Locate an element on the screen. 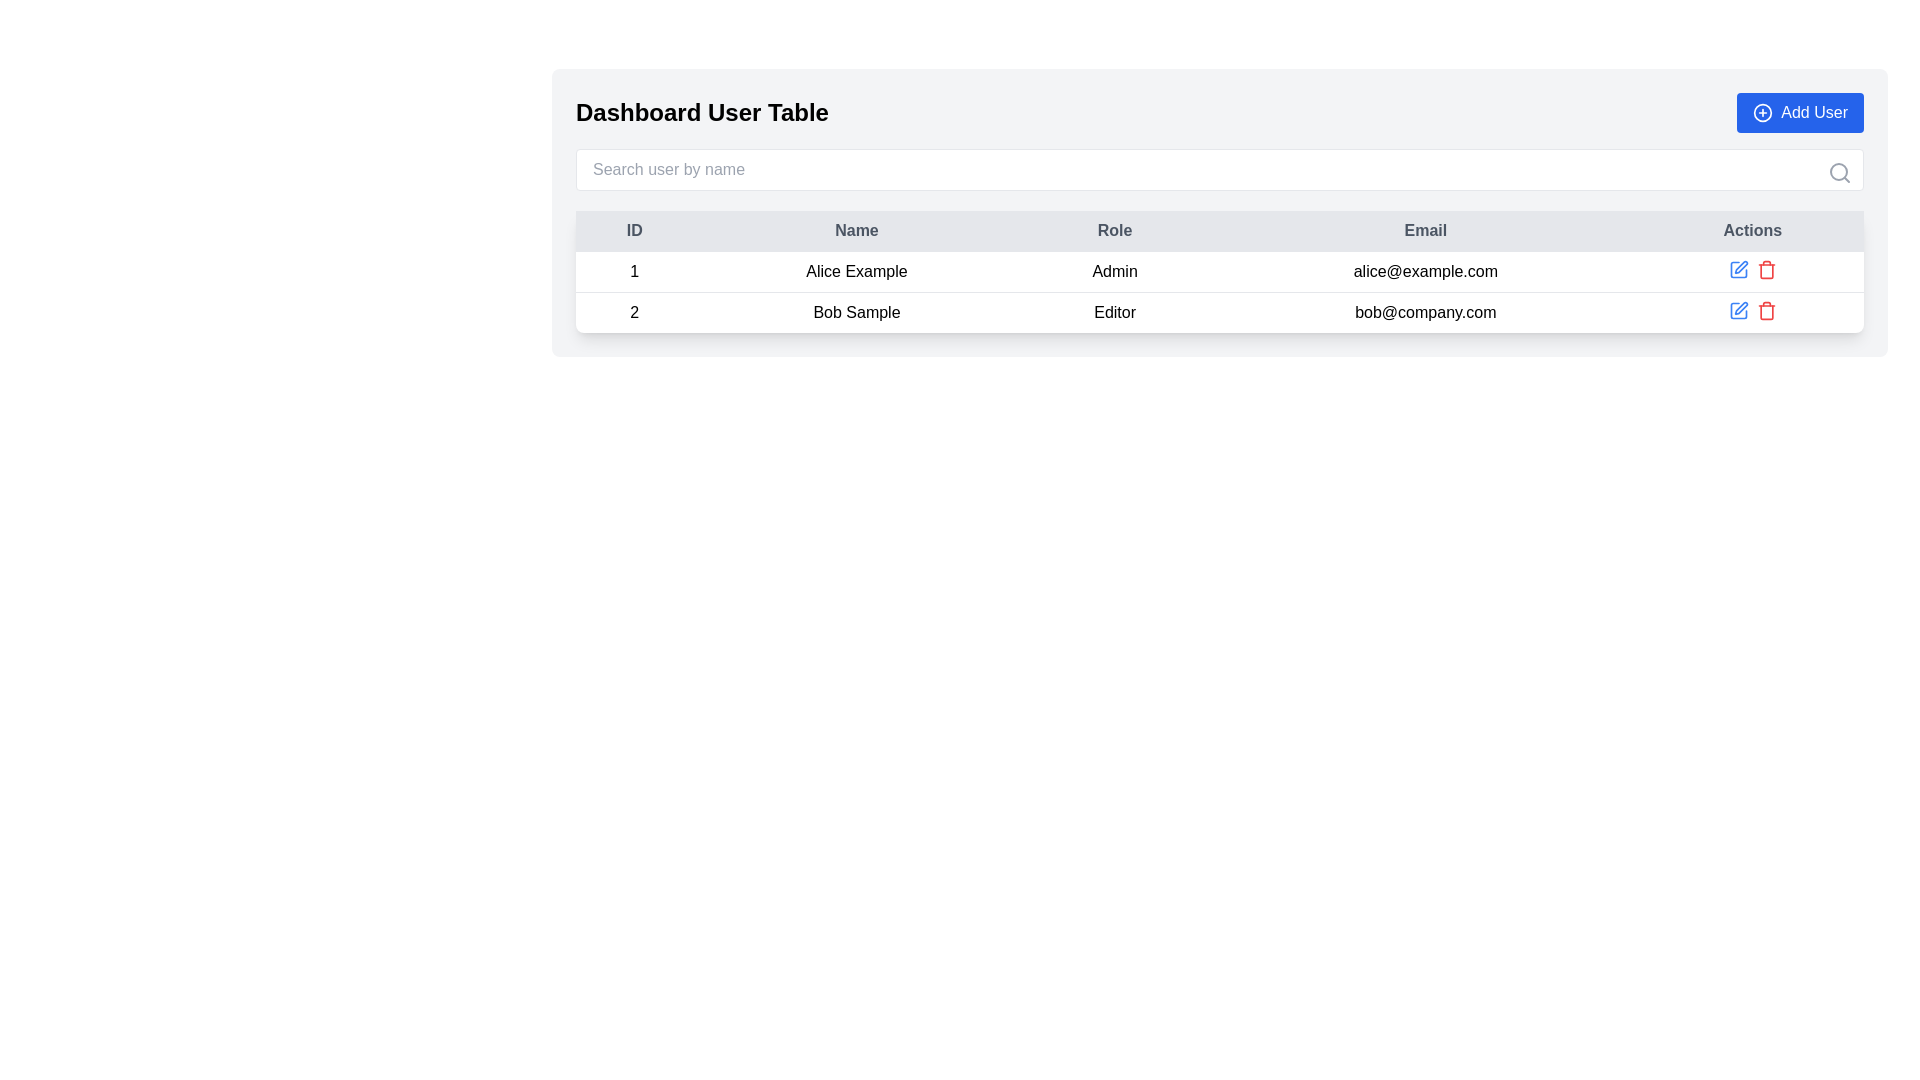 The image size is (1920, 1080). text 'Admin' displayed in black font within the first row of the table under the 'Role' header, which corresponds to the user 'Alice Example' is located at coordinates (1114, 272).